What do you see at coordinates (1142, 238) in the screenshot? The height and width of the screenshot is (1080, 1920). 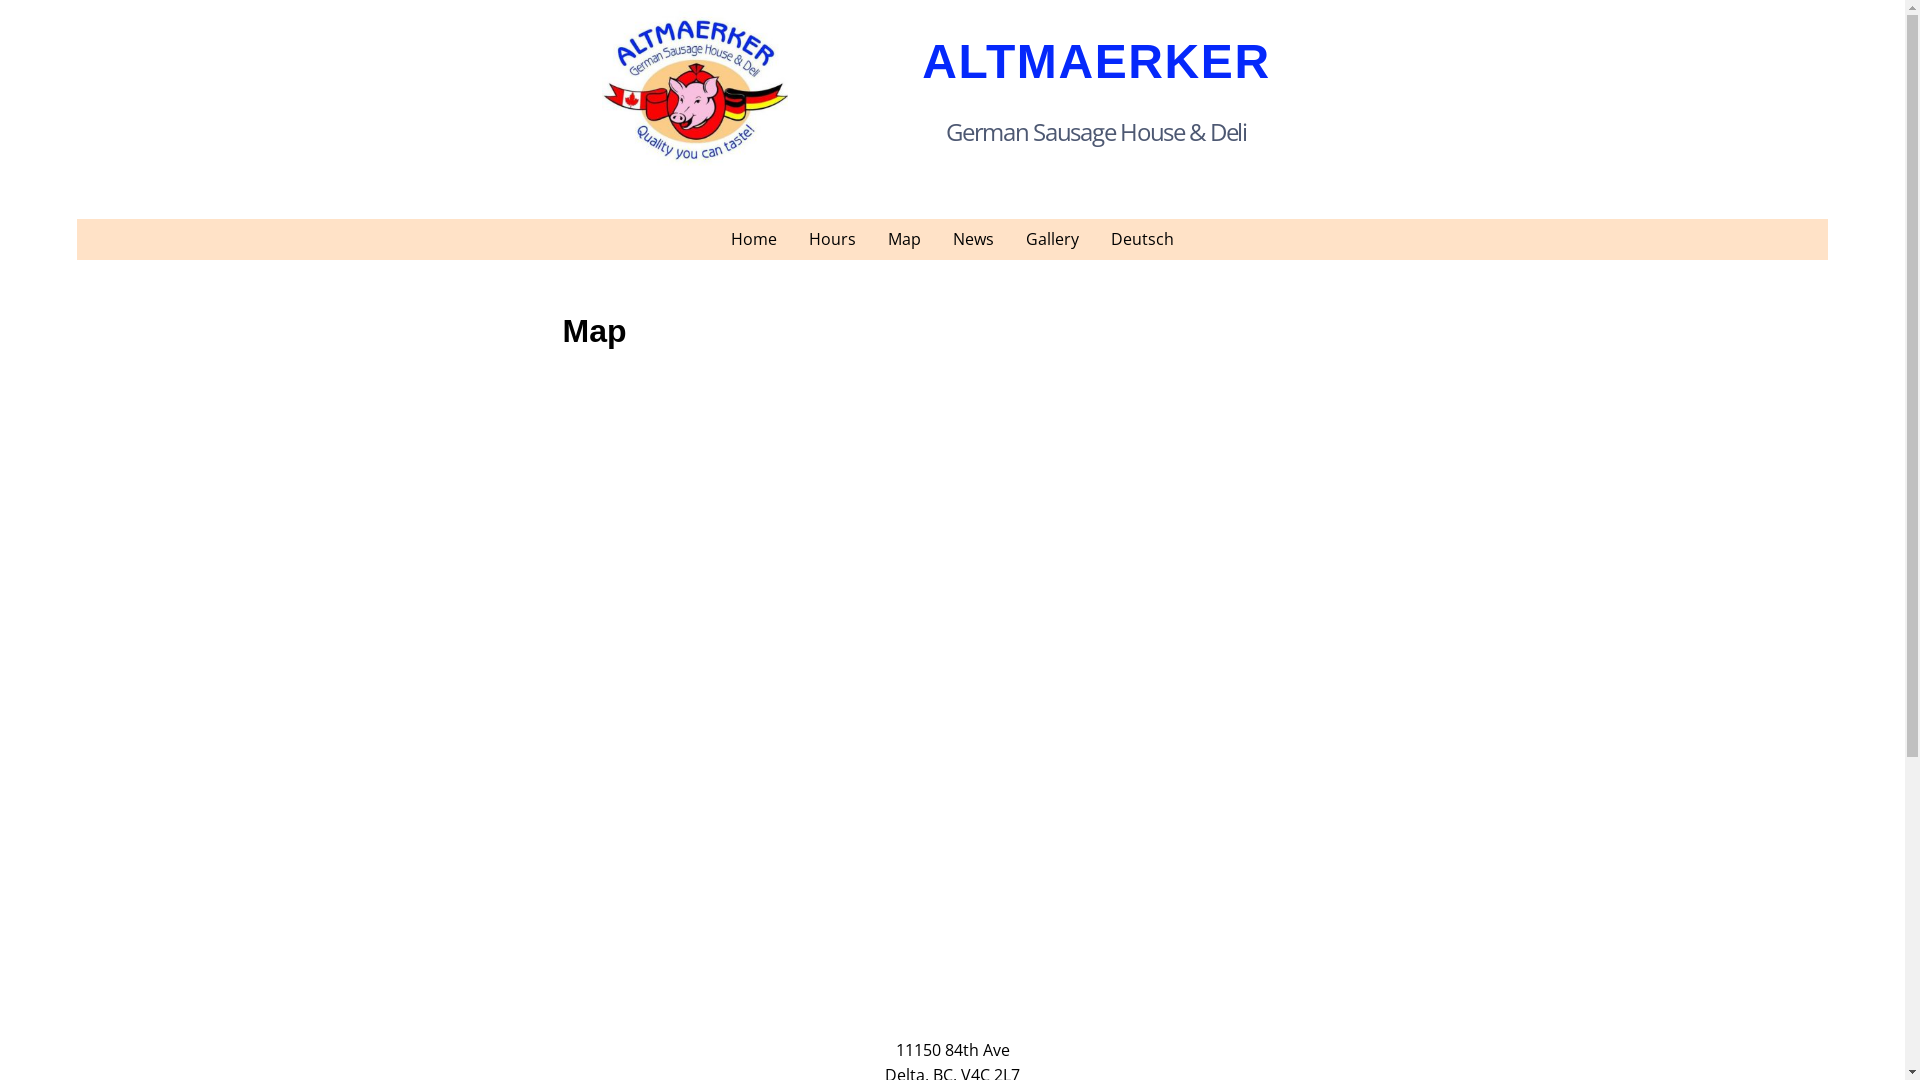 I see `'Deutsch'` at bounding box center [1142, 238].